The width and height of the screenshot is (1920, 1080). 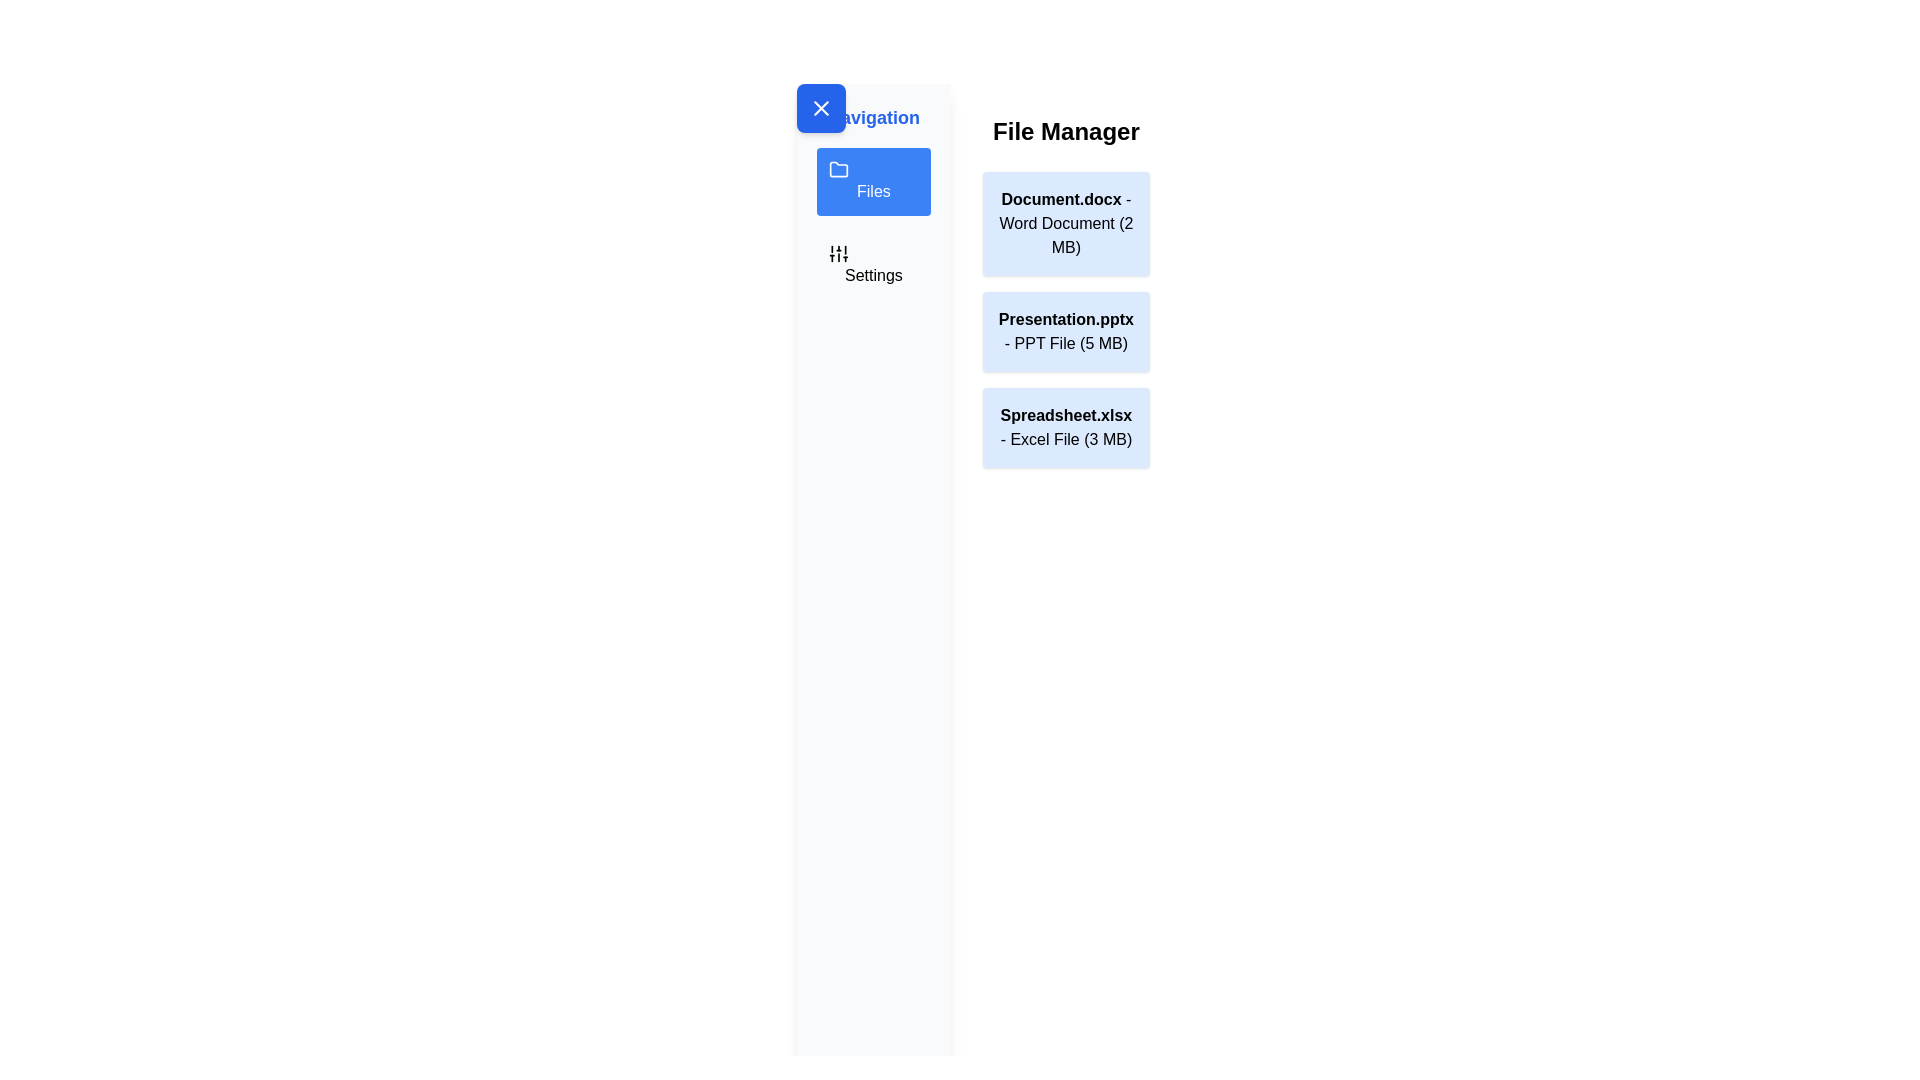 I want to click on the close button located in the top-left corner of the navigation panel, above the text 'Navigation', to focus, so click(x=821, y=108).